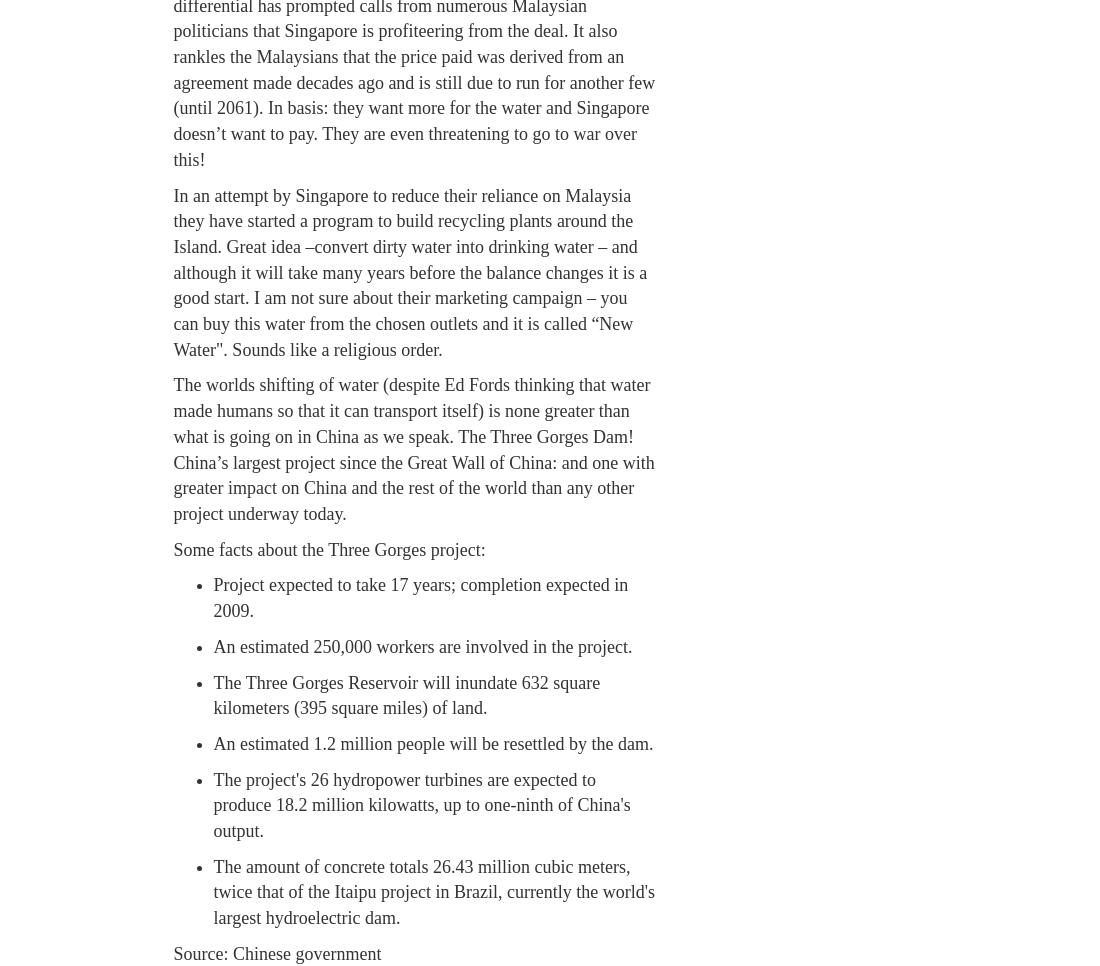  I want to click on 'The Three Gorges Reservoir will inundate 632 square kilometers (395 square miles) of land.', so click(406, 694).